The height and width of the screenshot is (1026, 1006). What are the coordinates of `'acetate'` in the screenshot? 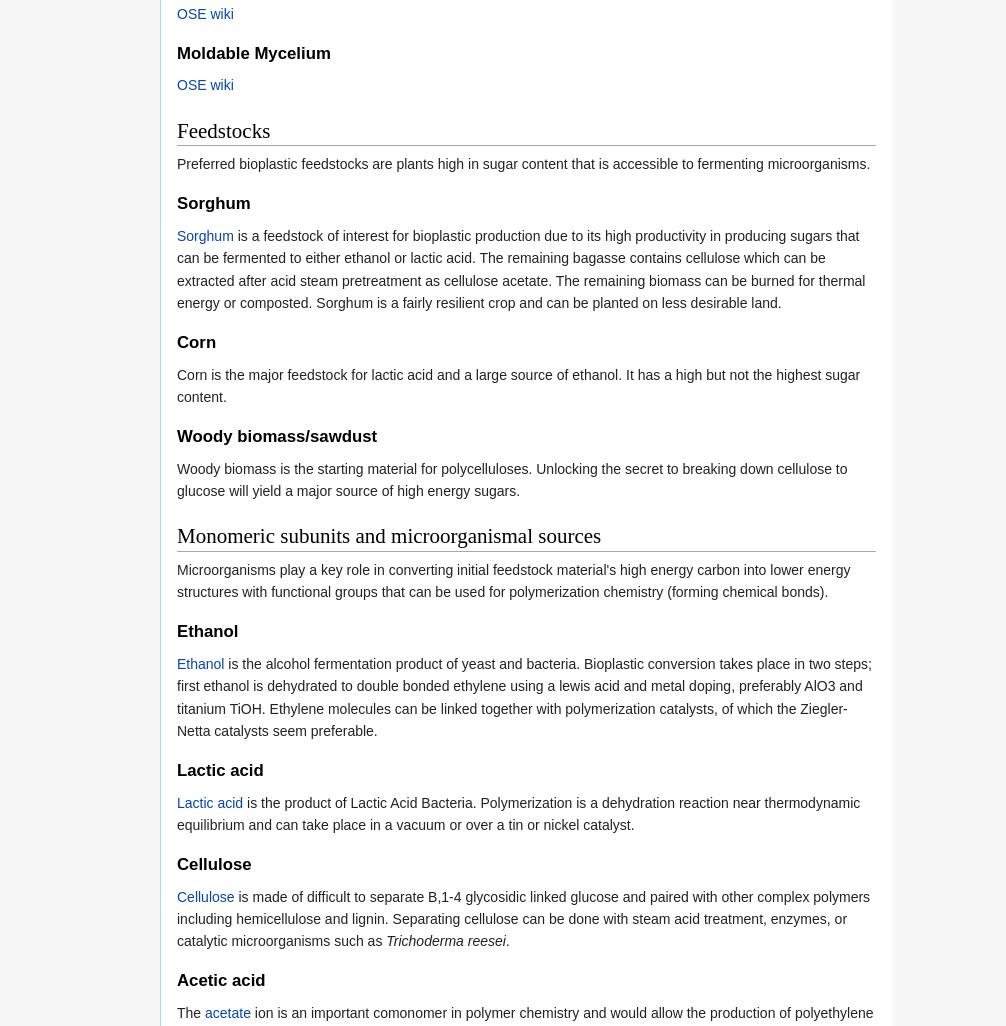 It's located at (227, 1011).